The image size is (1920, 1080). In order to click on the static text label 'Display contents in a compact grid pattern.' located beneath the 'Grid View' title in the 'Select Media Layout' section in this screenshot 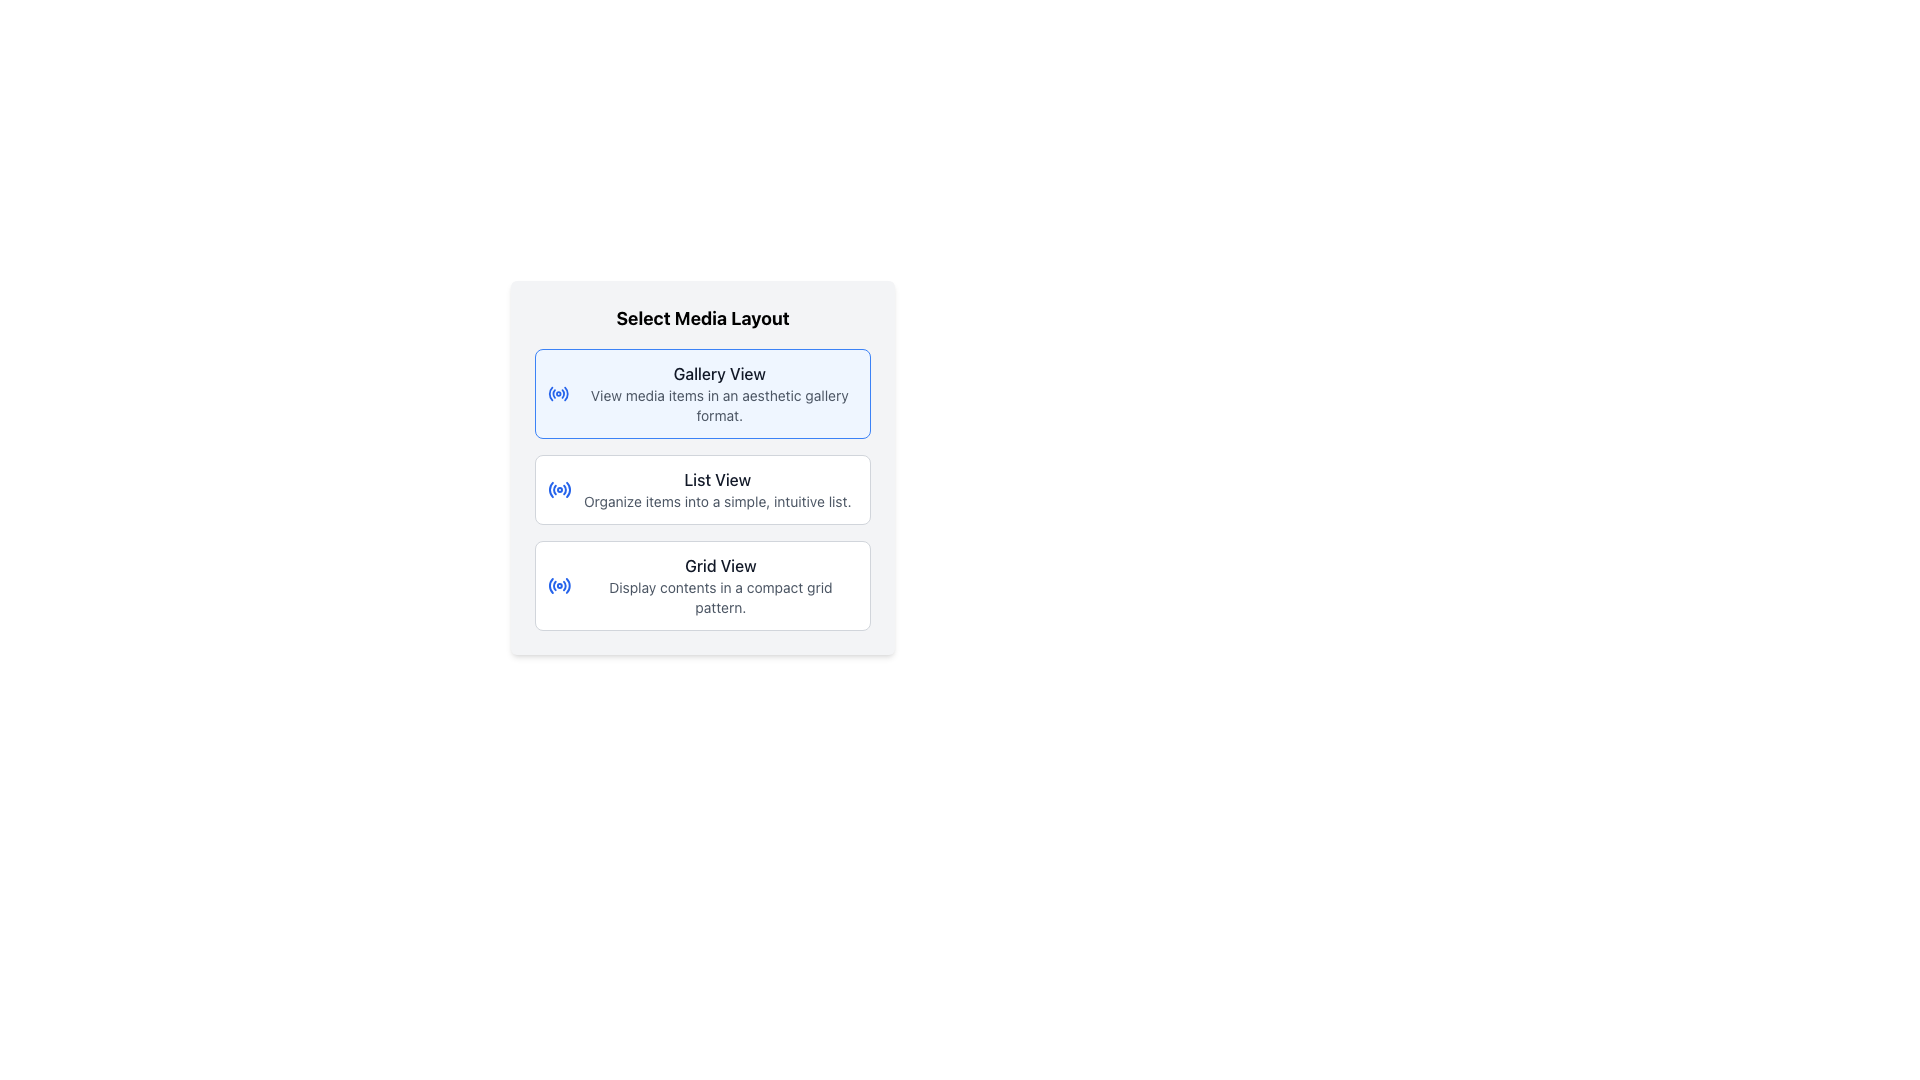, I will do `click(720, 596)`.